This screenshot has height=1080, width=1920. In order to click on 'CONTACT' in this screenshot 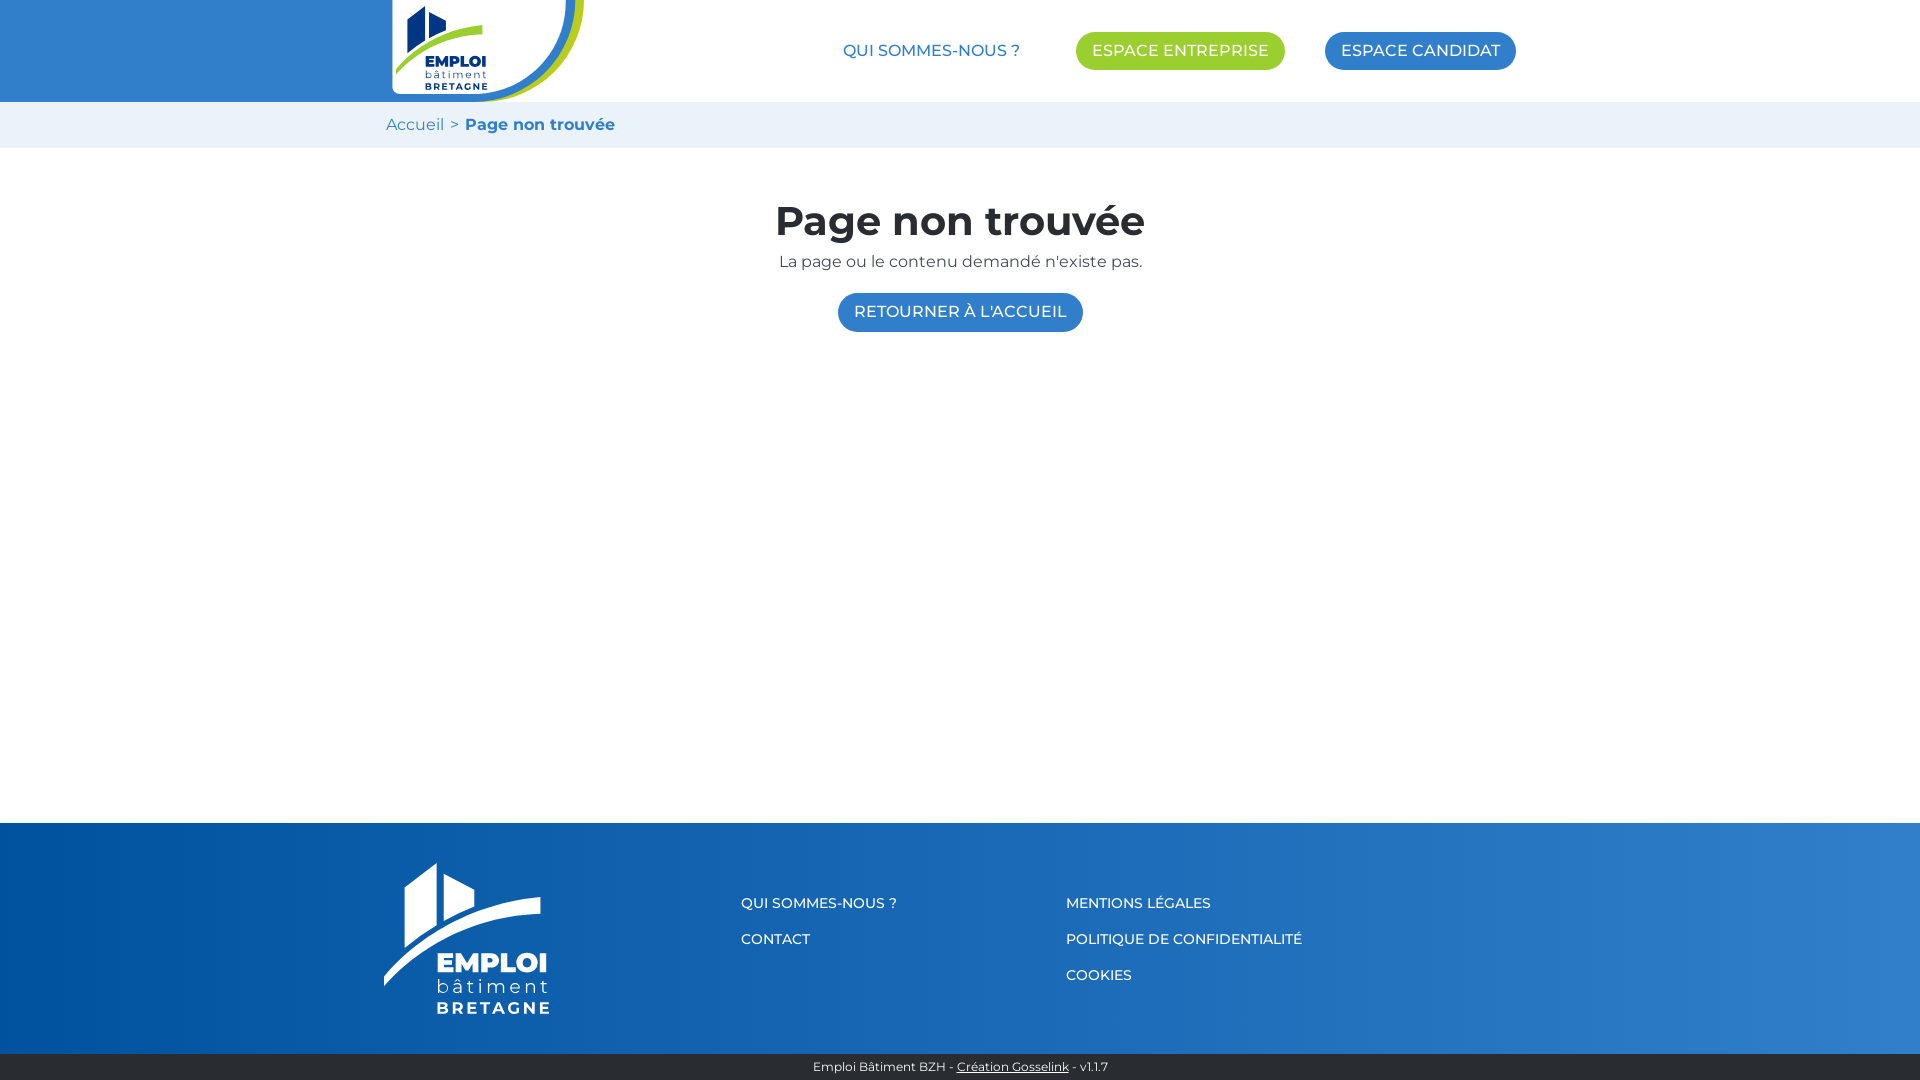, I will do `click(893, 938)`.